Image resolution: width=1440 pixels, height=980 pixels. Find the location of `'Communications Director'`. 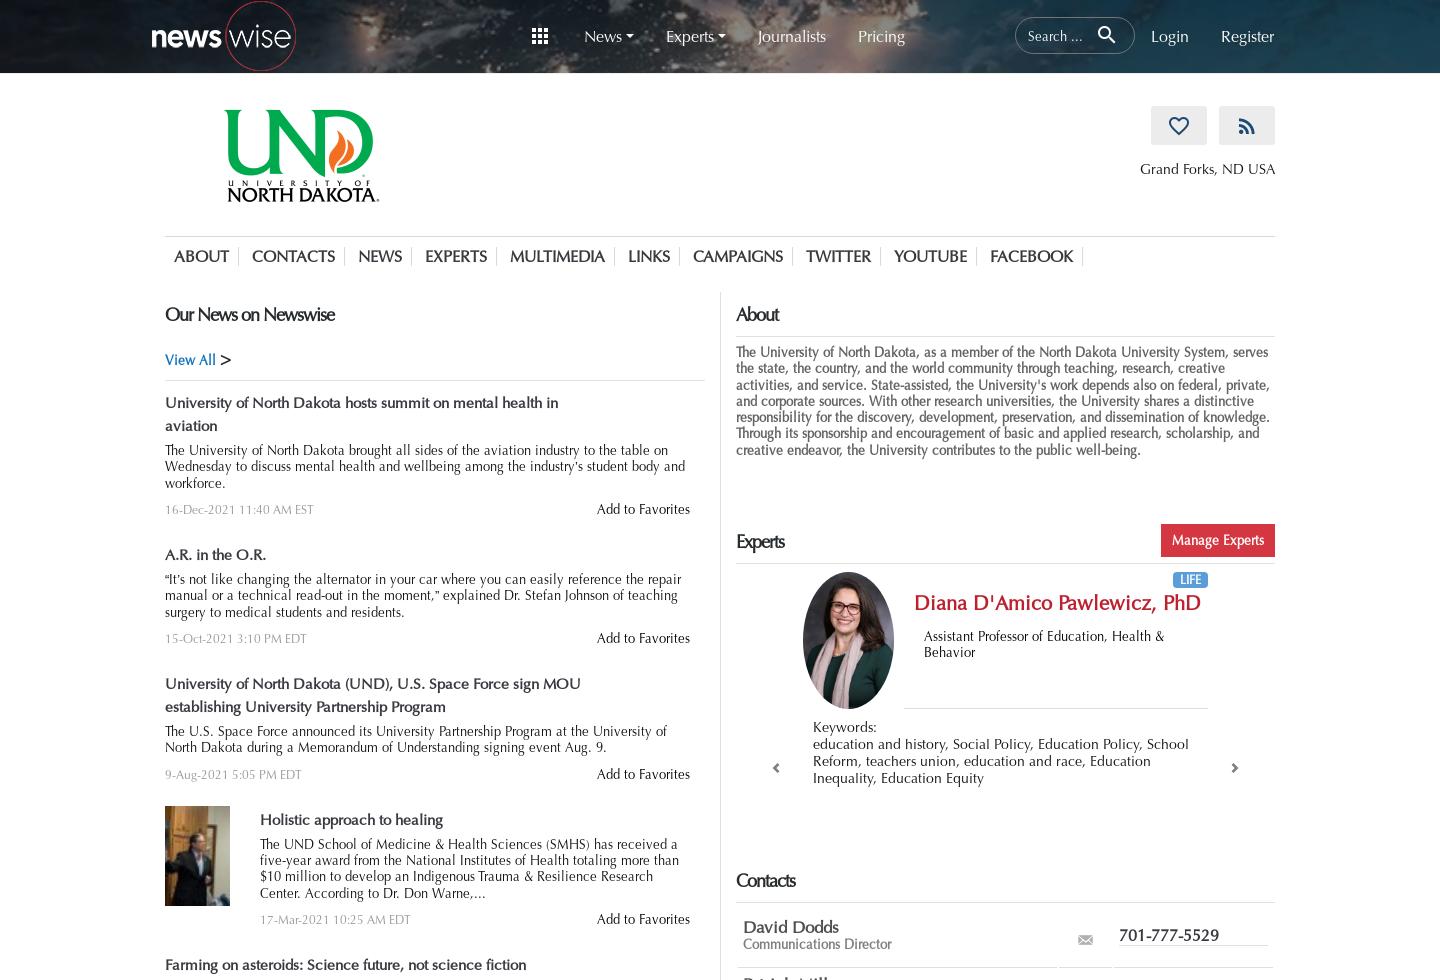

'Communications Director' is located at coordinates (817, 945).